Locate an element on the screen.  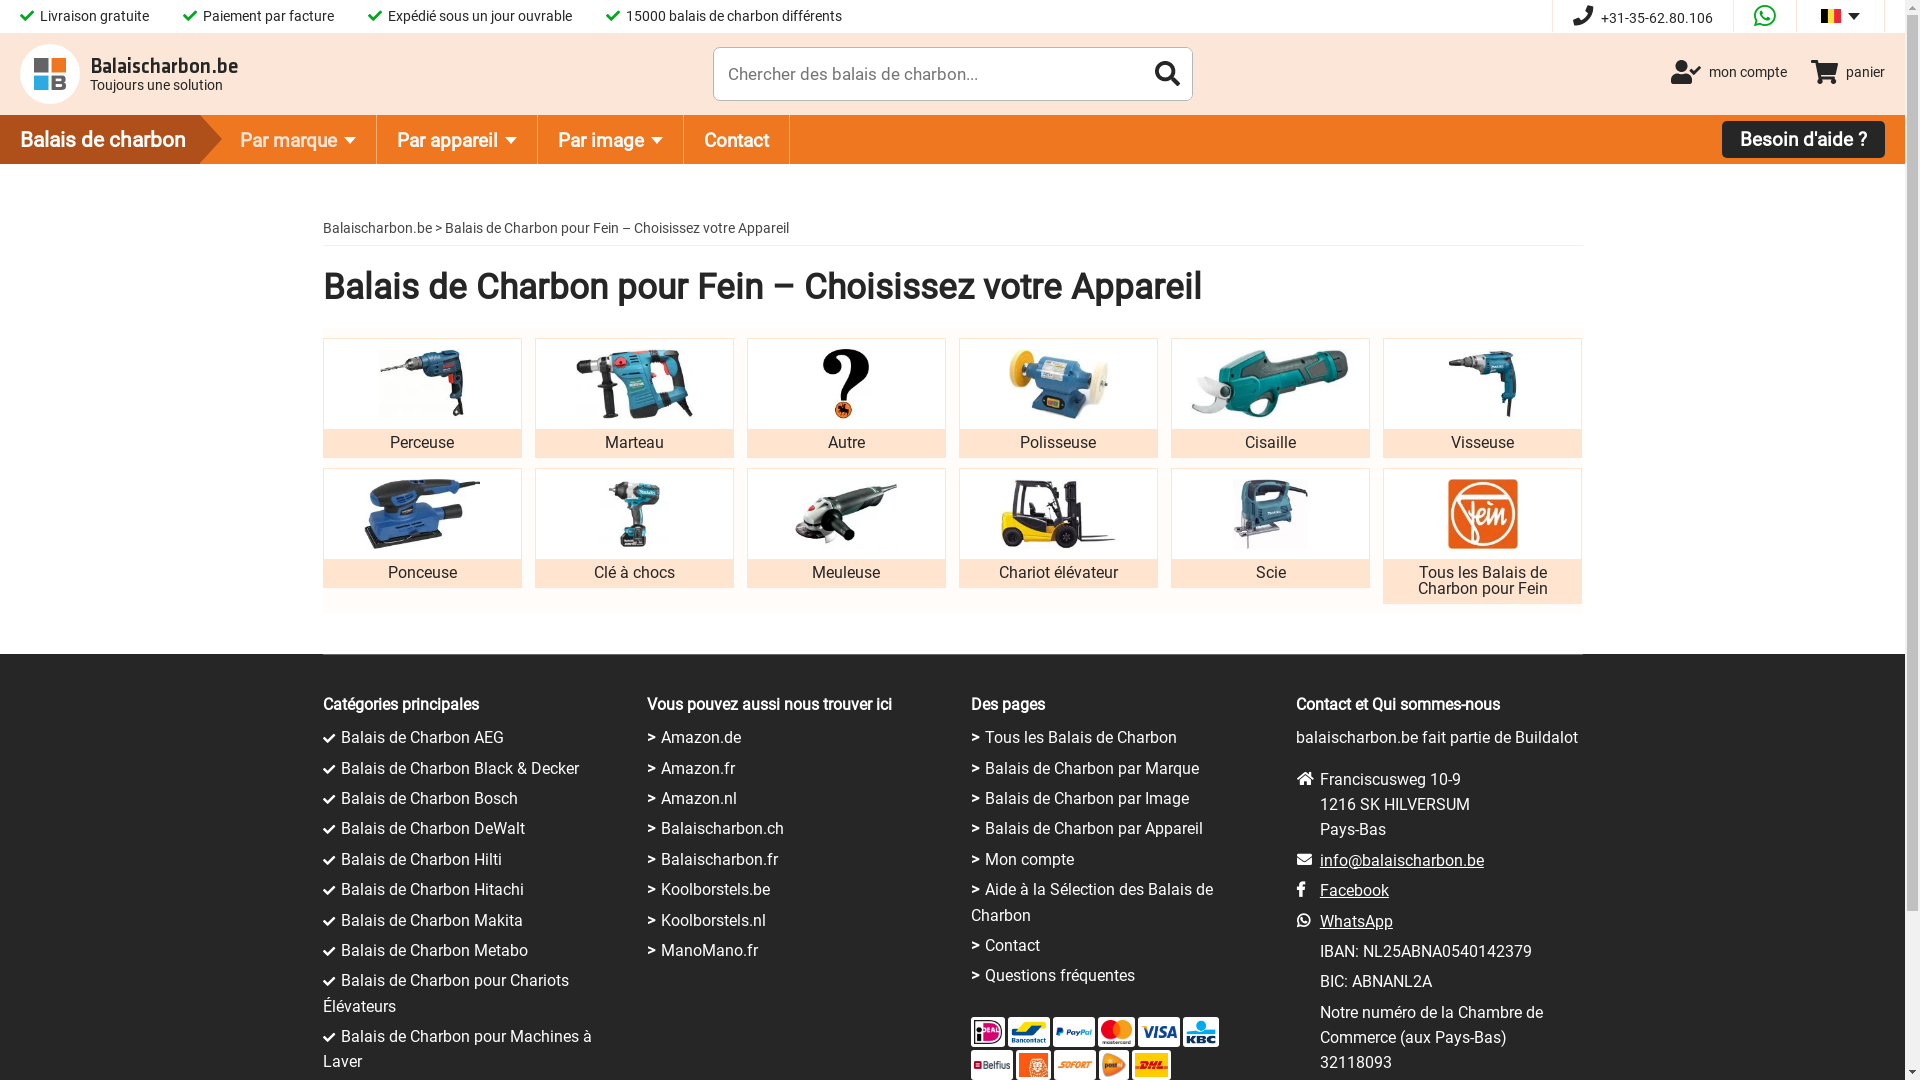
'+31-35-62.80.106' is located at coordinates (1642, 18).